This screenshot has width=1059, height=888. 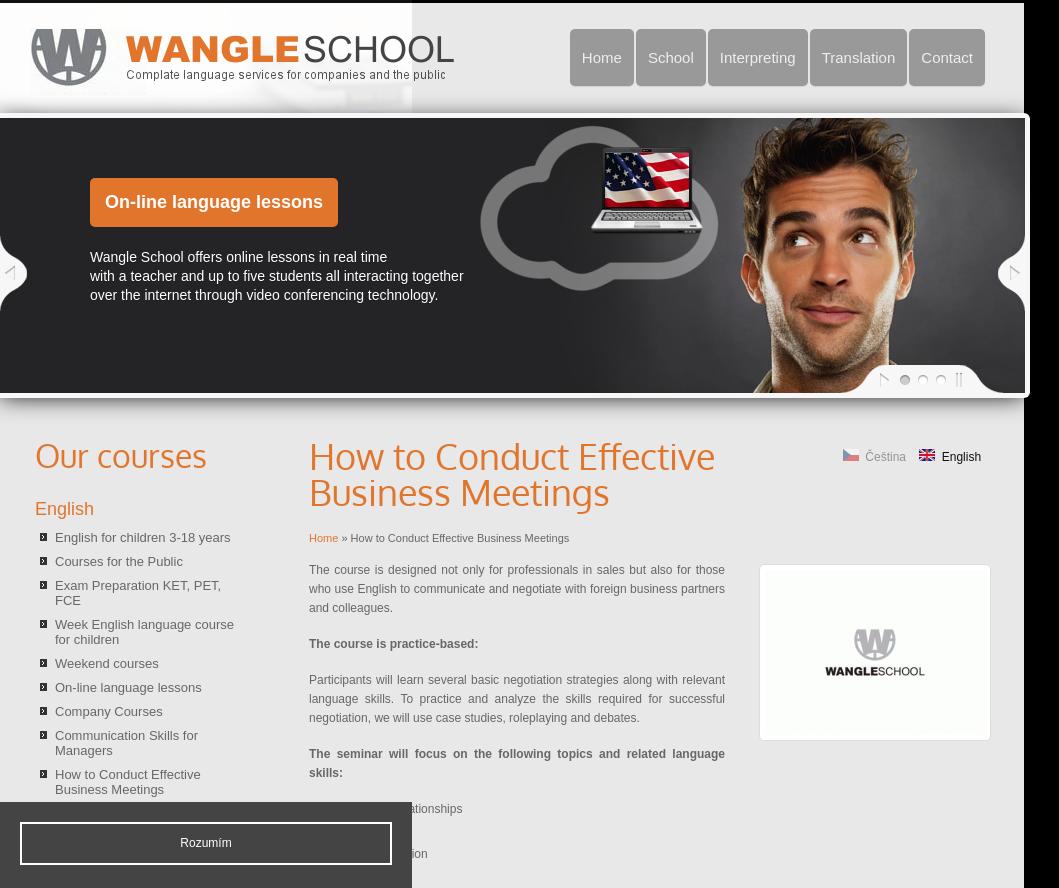 I want to click on 'Communication Skills for Managers', so click(x=125, y=741).